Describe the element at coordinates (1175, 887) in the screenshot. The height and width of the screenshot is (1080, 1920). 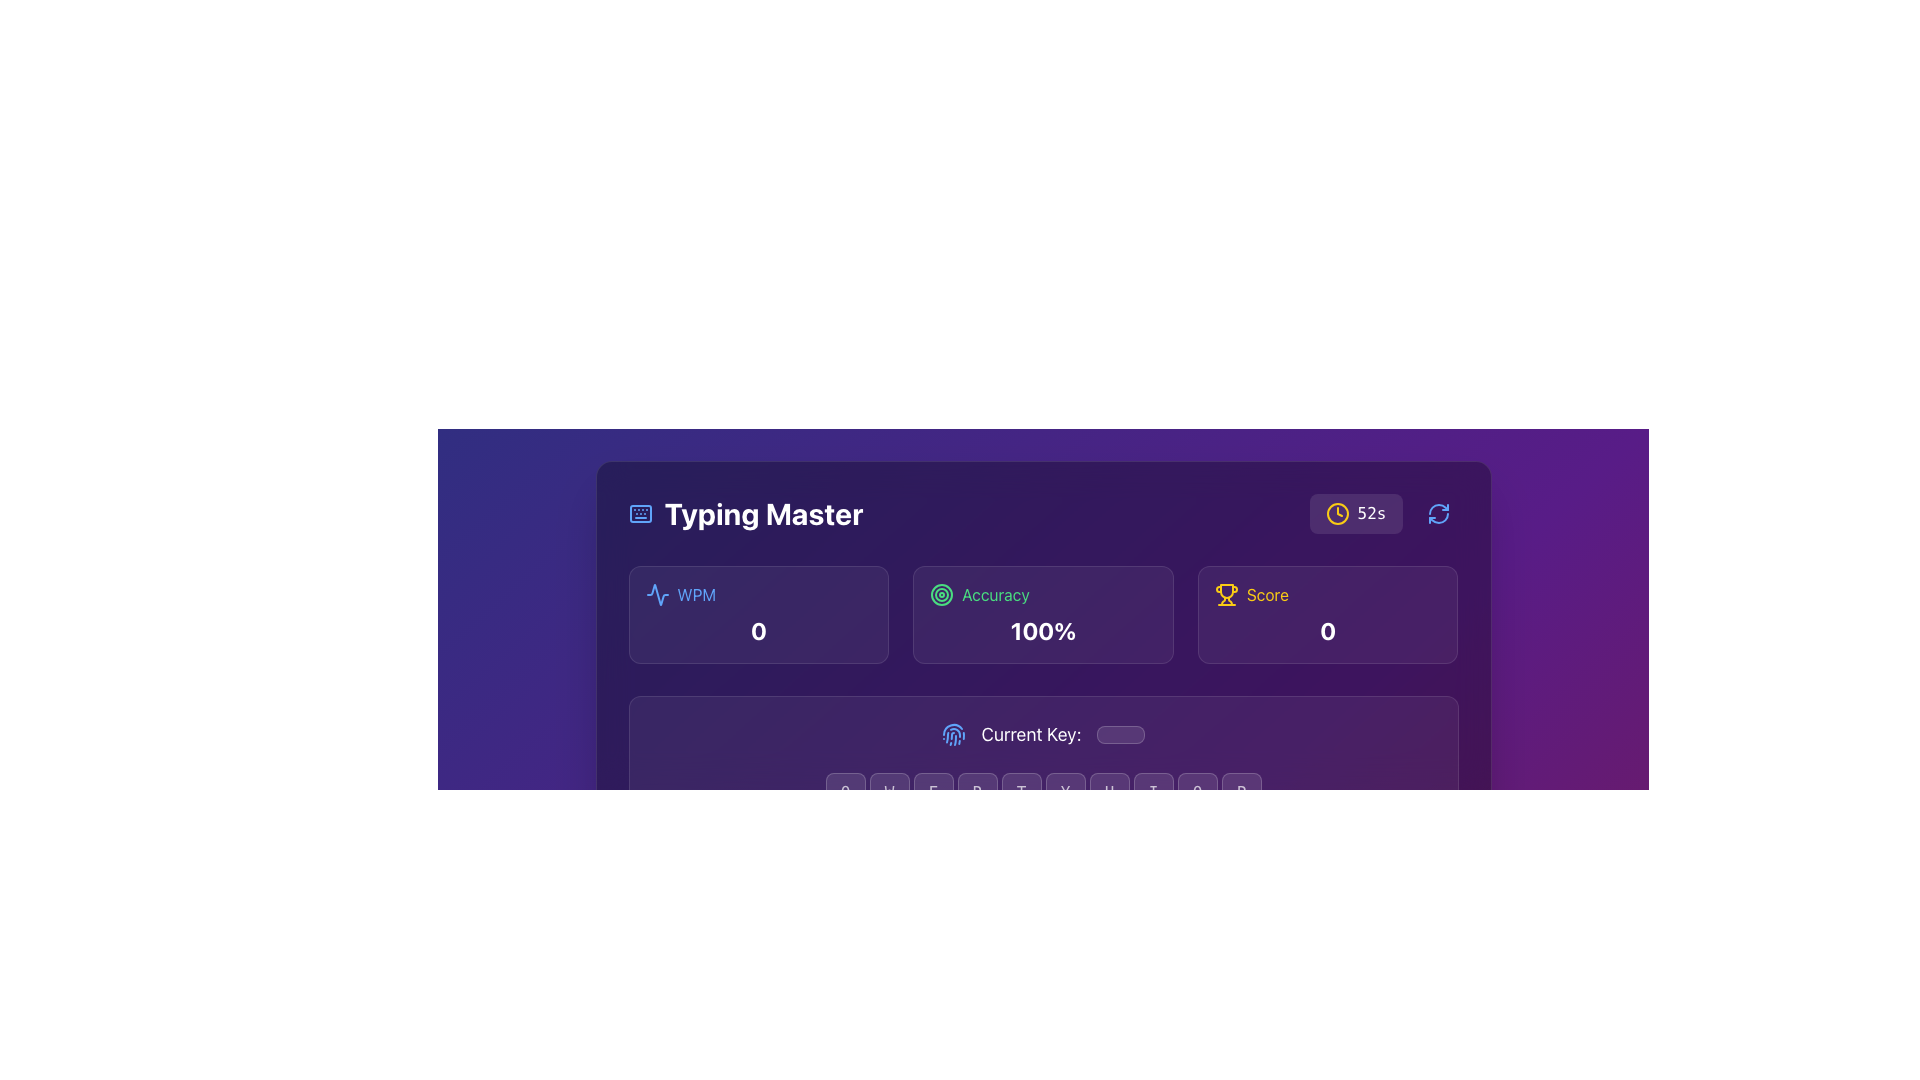
I see `the 'M' key button in the virtual keyboard interface` at that location.